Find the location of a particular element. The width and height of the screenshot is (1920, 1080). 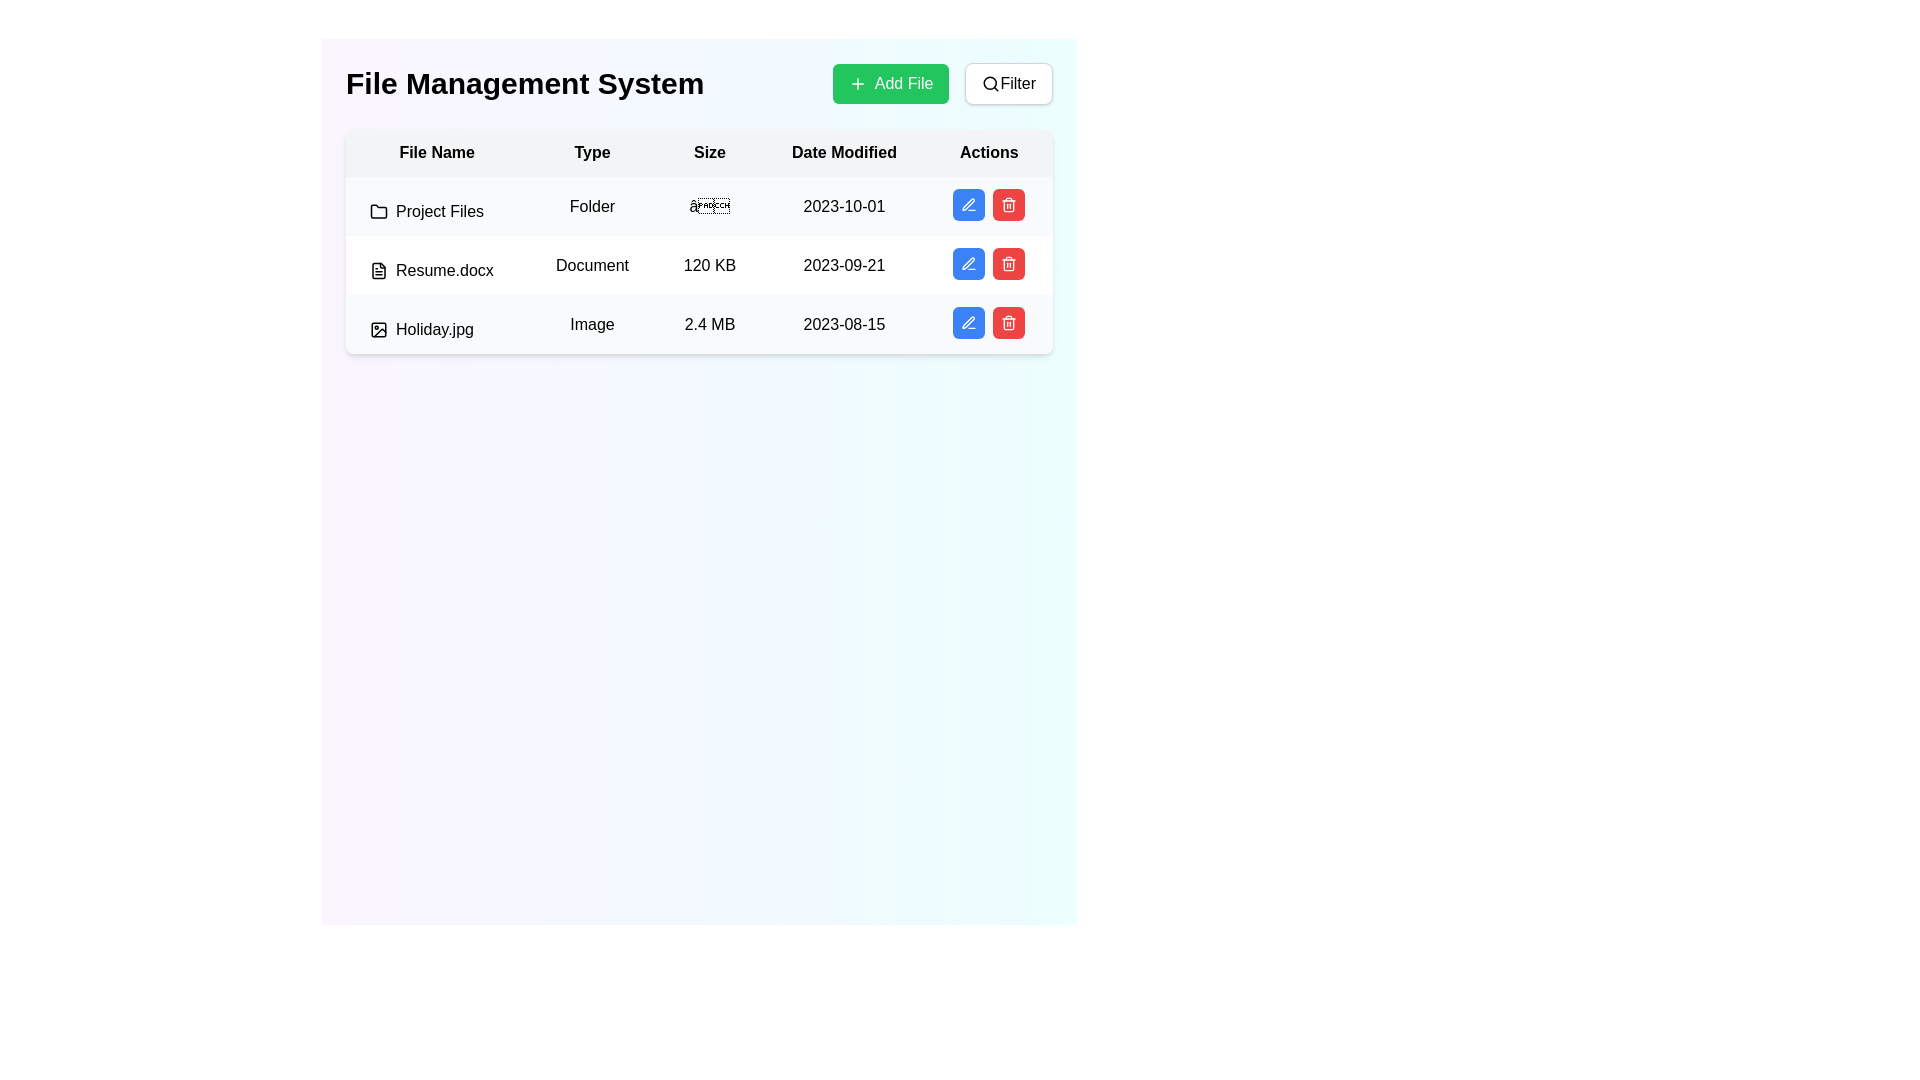

the document file icon located in the second row under the 'File Name' column, adjacent to the text 'Resume.docx' is located at coordinates (379, 270).